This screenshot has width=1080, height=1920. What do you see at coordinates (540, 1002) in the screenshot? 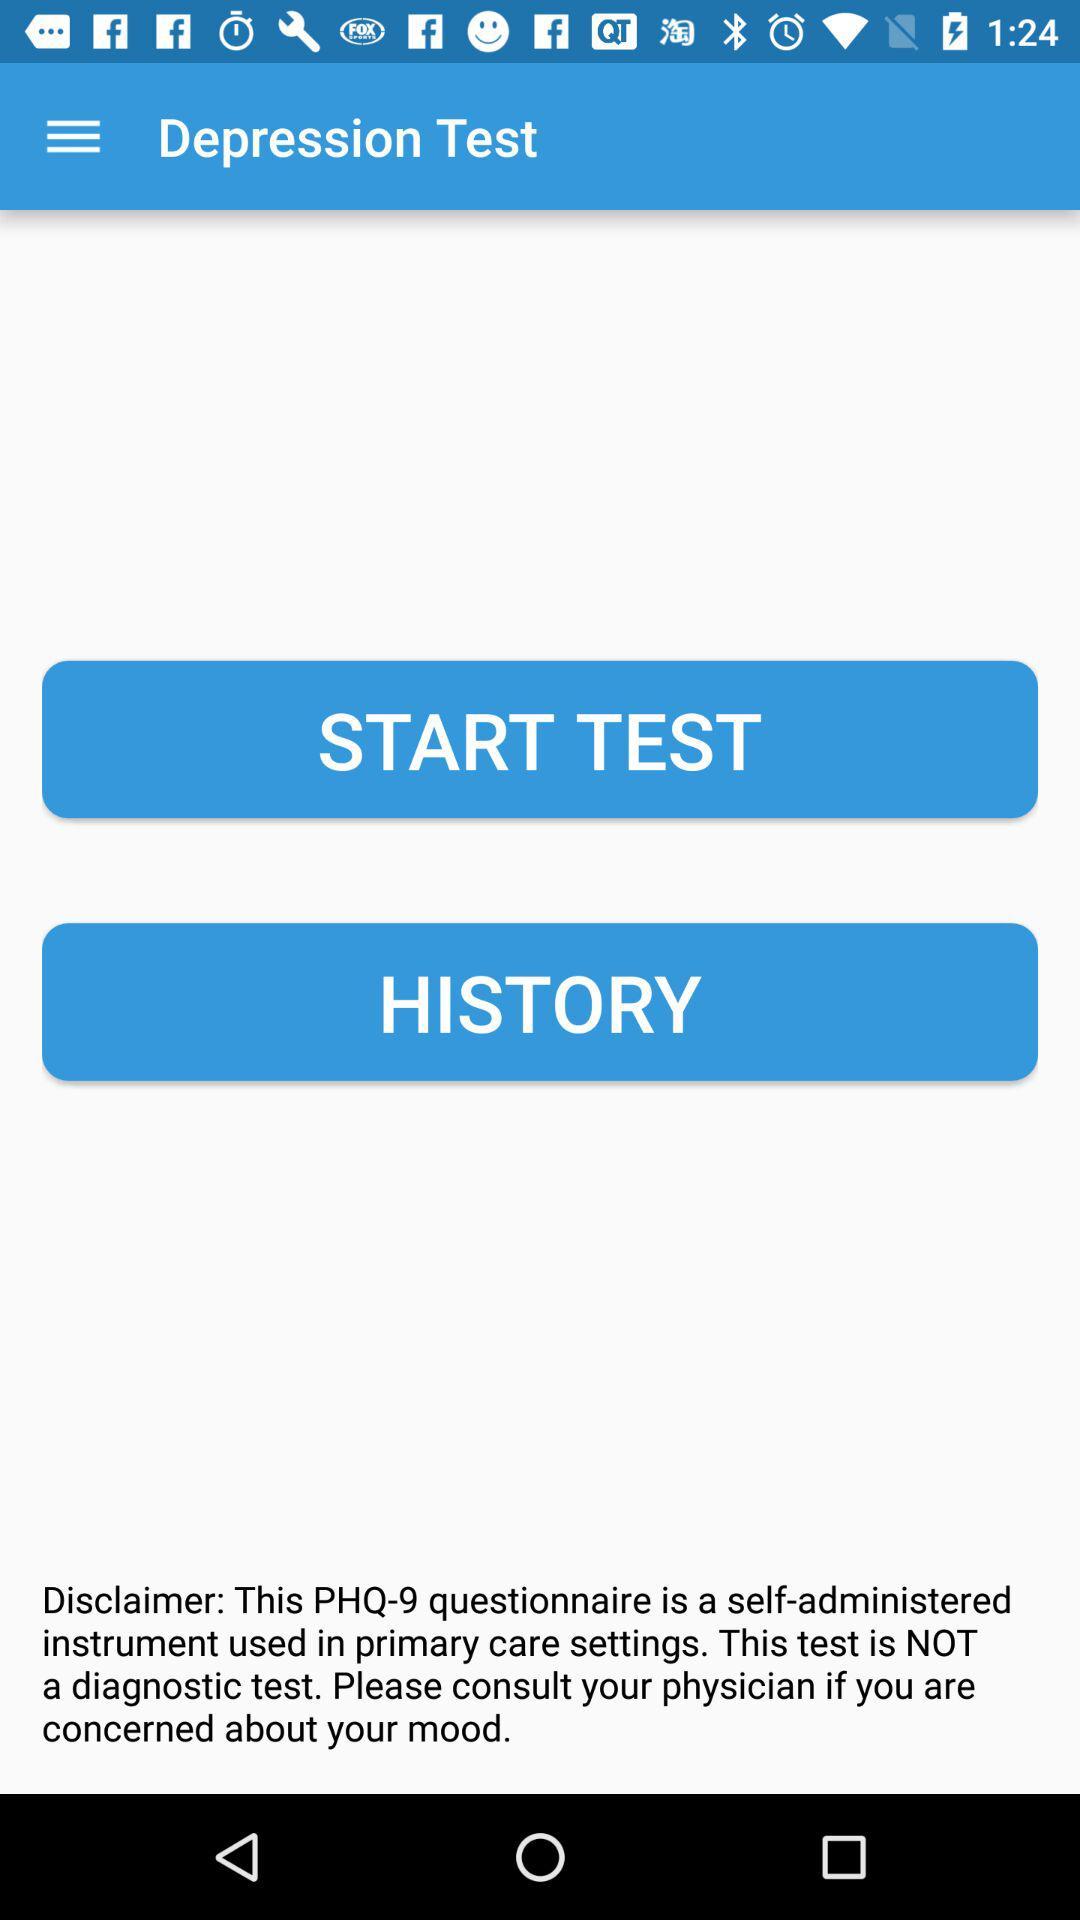
I see `button below start test button` at bounding box center [540, 1002].